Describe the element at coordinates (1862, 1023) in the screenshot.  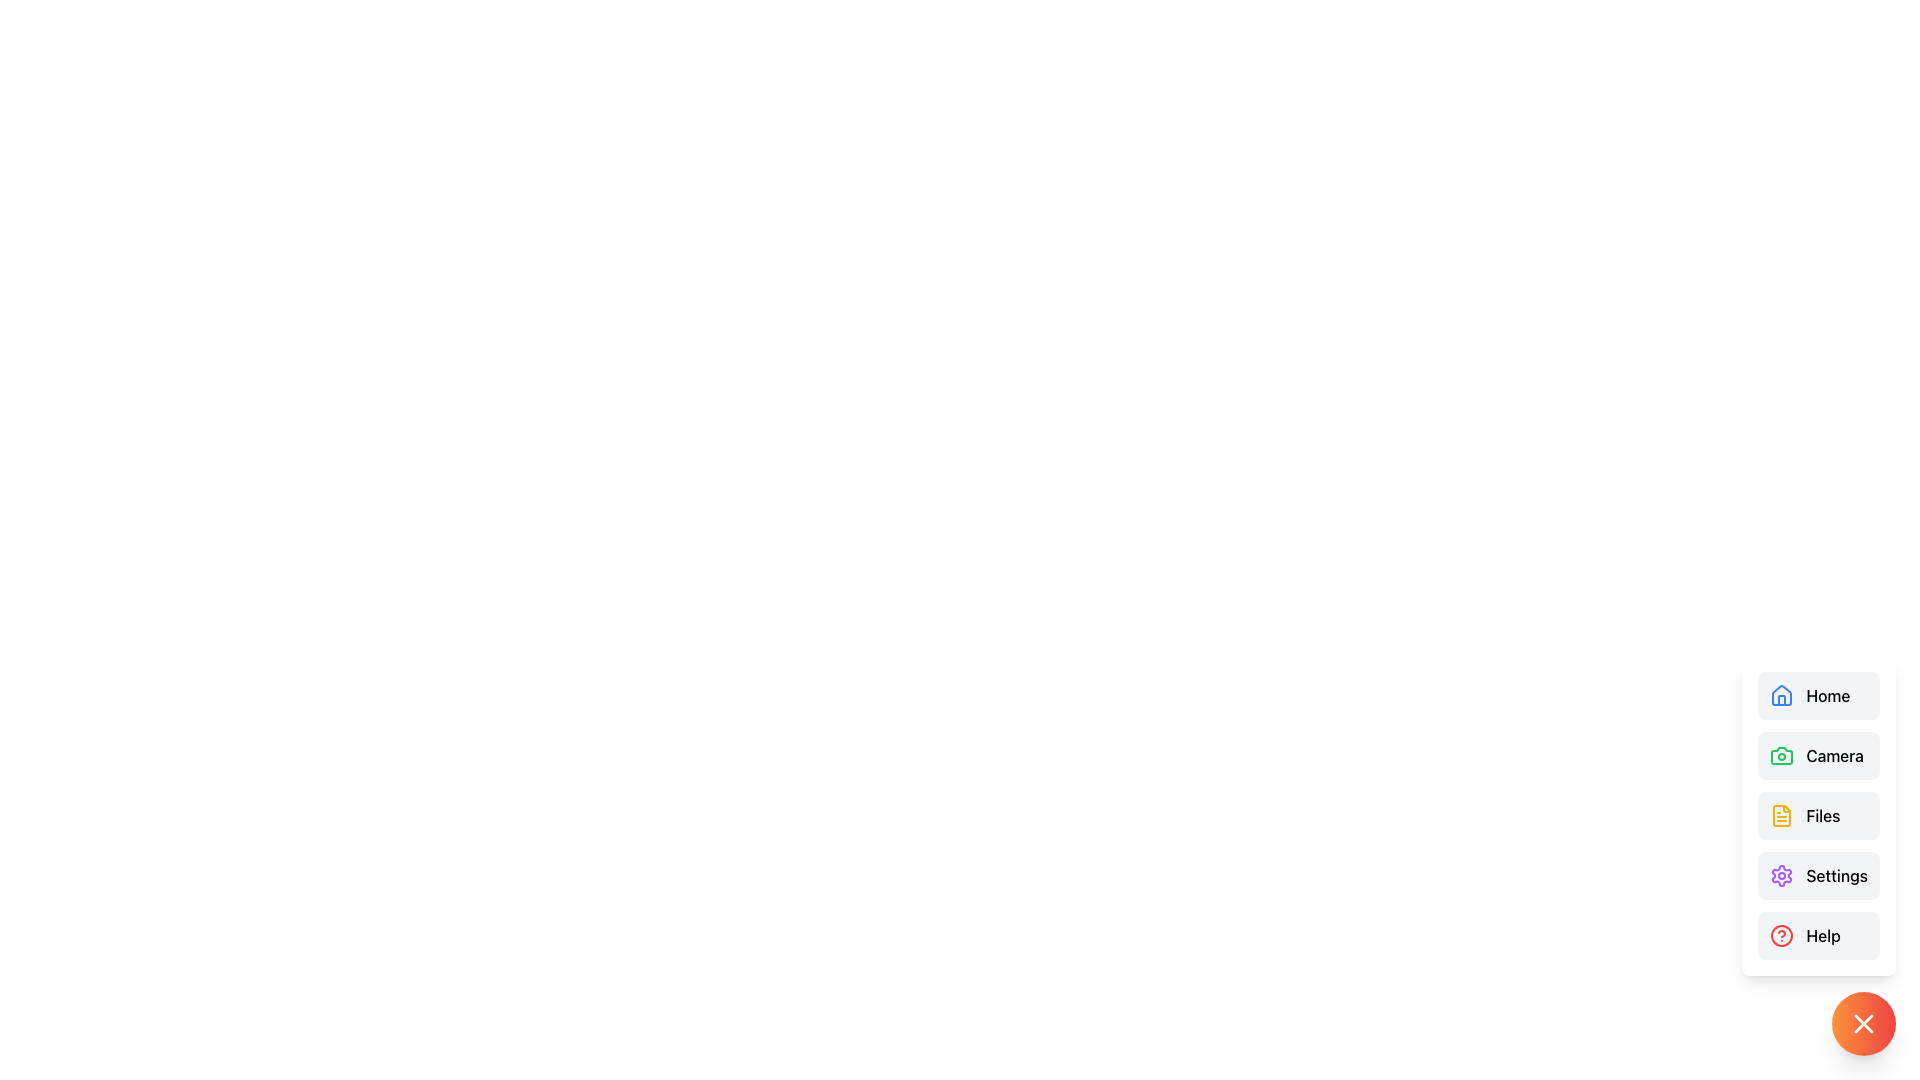
I see `the cross-shaped button with a gradient background` at that location.